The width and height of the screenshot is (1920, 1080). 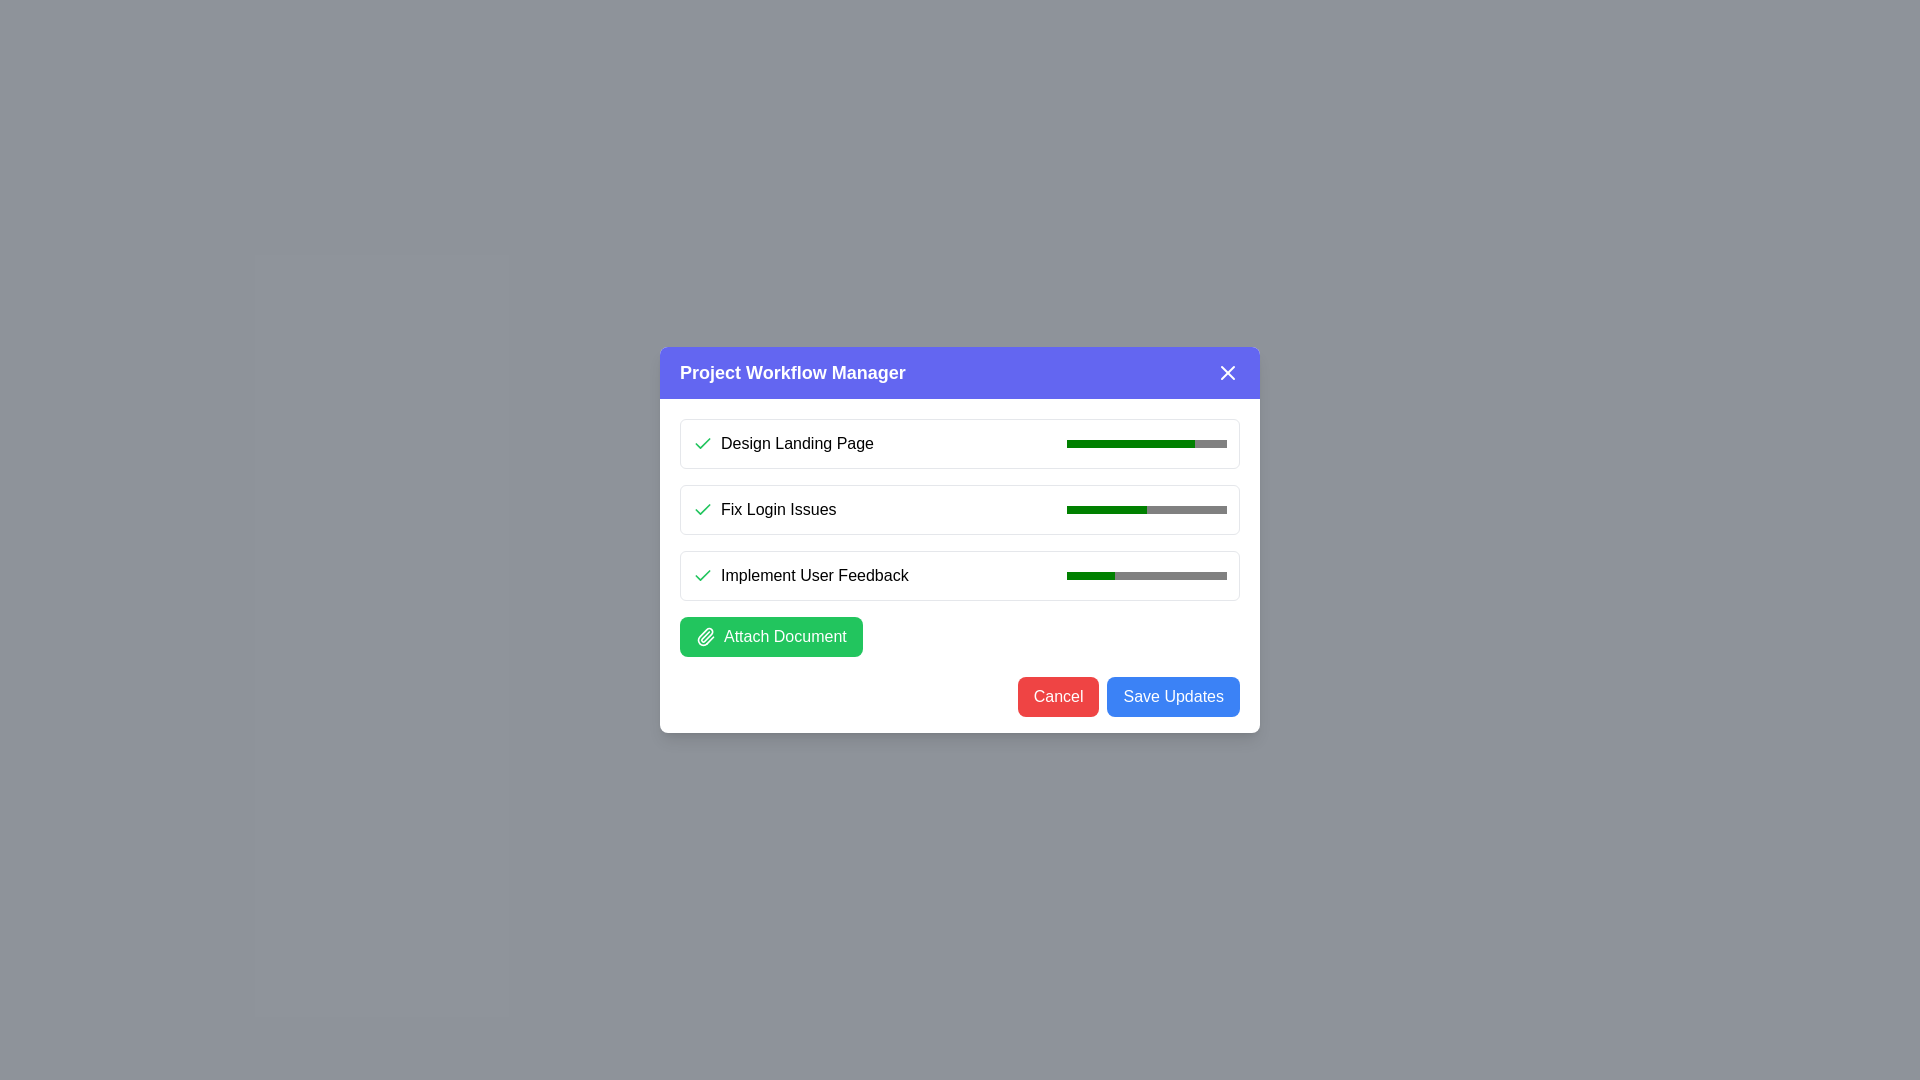 What do you see at coordinates (705, 636) in the screenshot?
I see `the attach document icon located inside the green button labeled 'Attach Document' in the lower-left section of the 'Project Workflow Manager' modal` at bounding box center [705, 636].